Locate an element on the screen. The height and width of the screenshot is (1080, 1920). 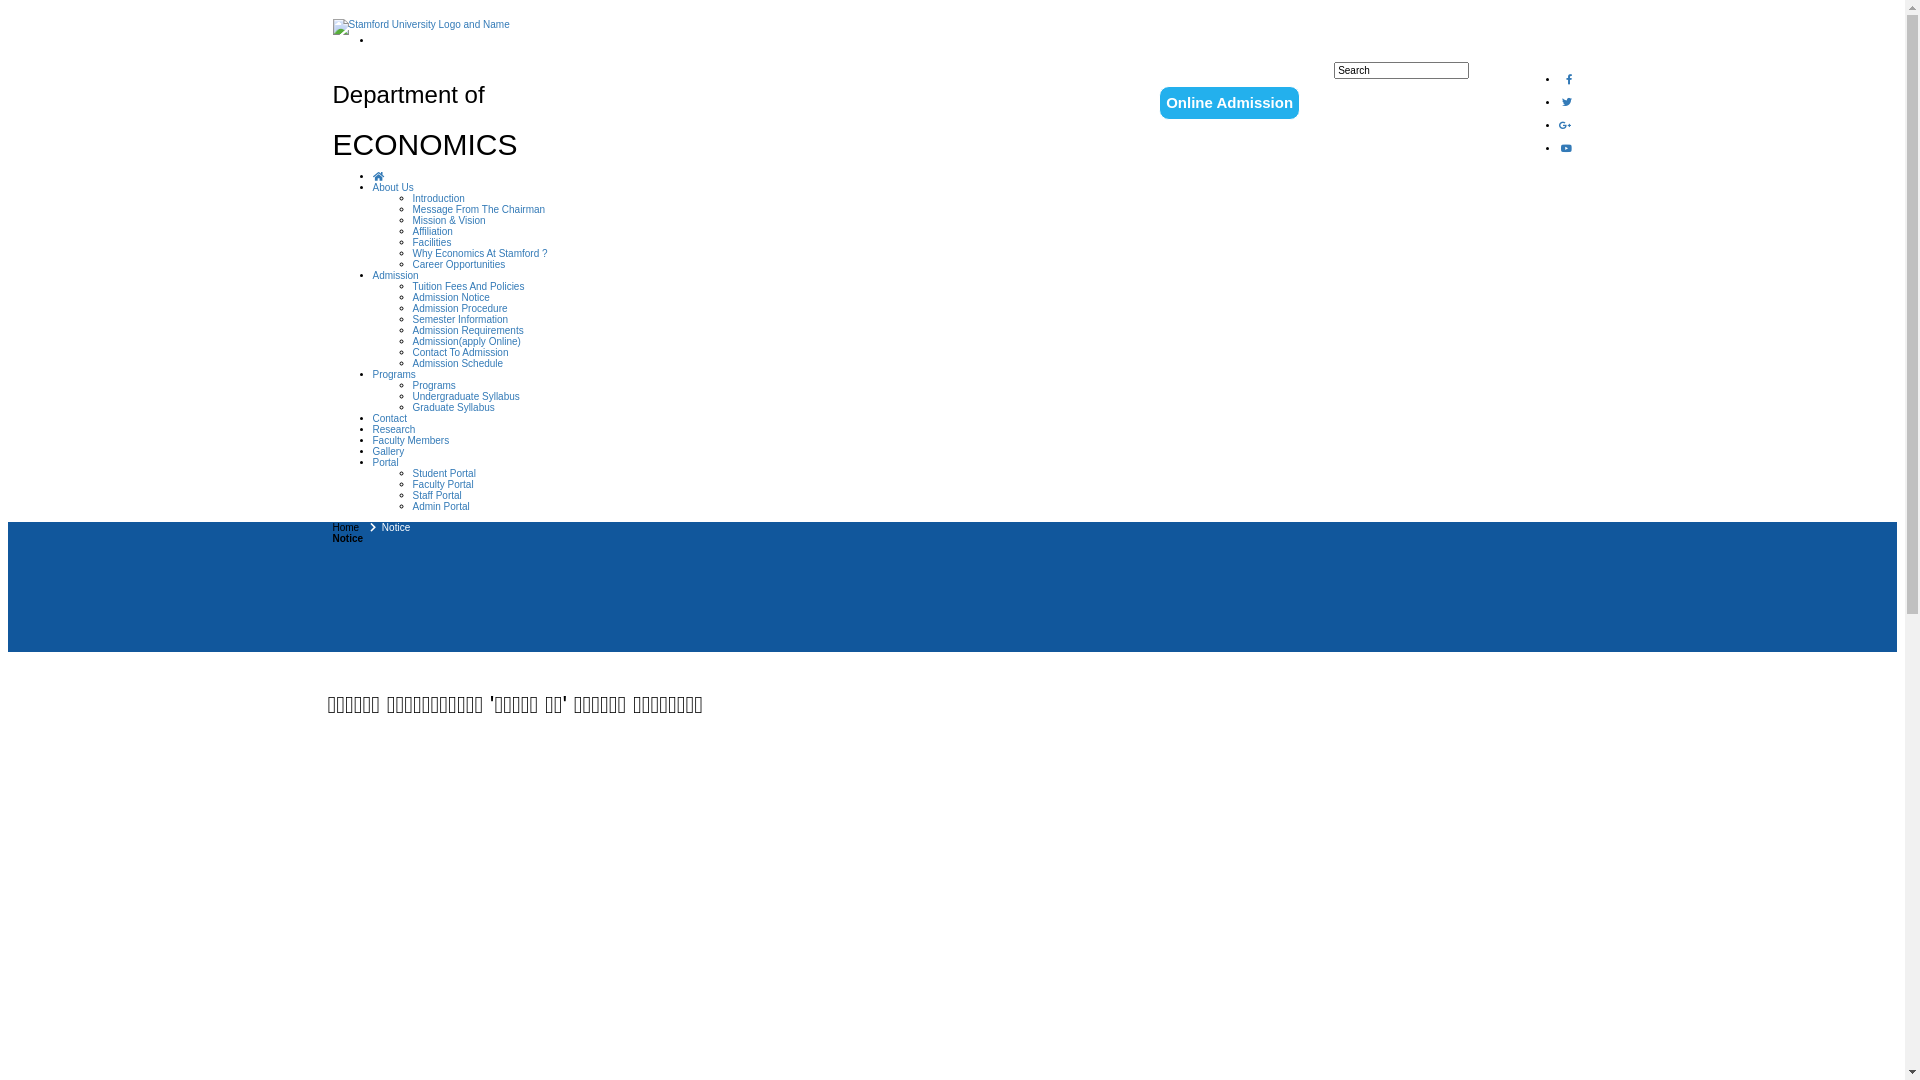
'Graduate Syllabus' is located at coordinates (451, 406).